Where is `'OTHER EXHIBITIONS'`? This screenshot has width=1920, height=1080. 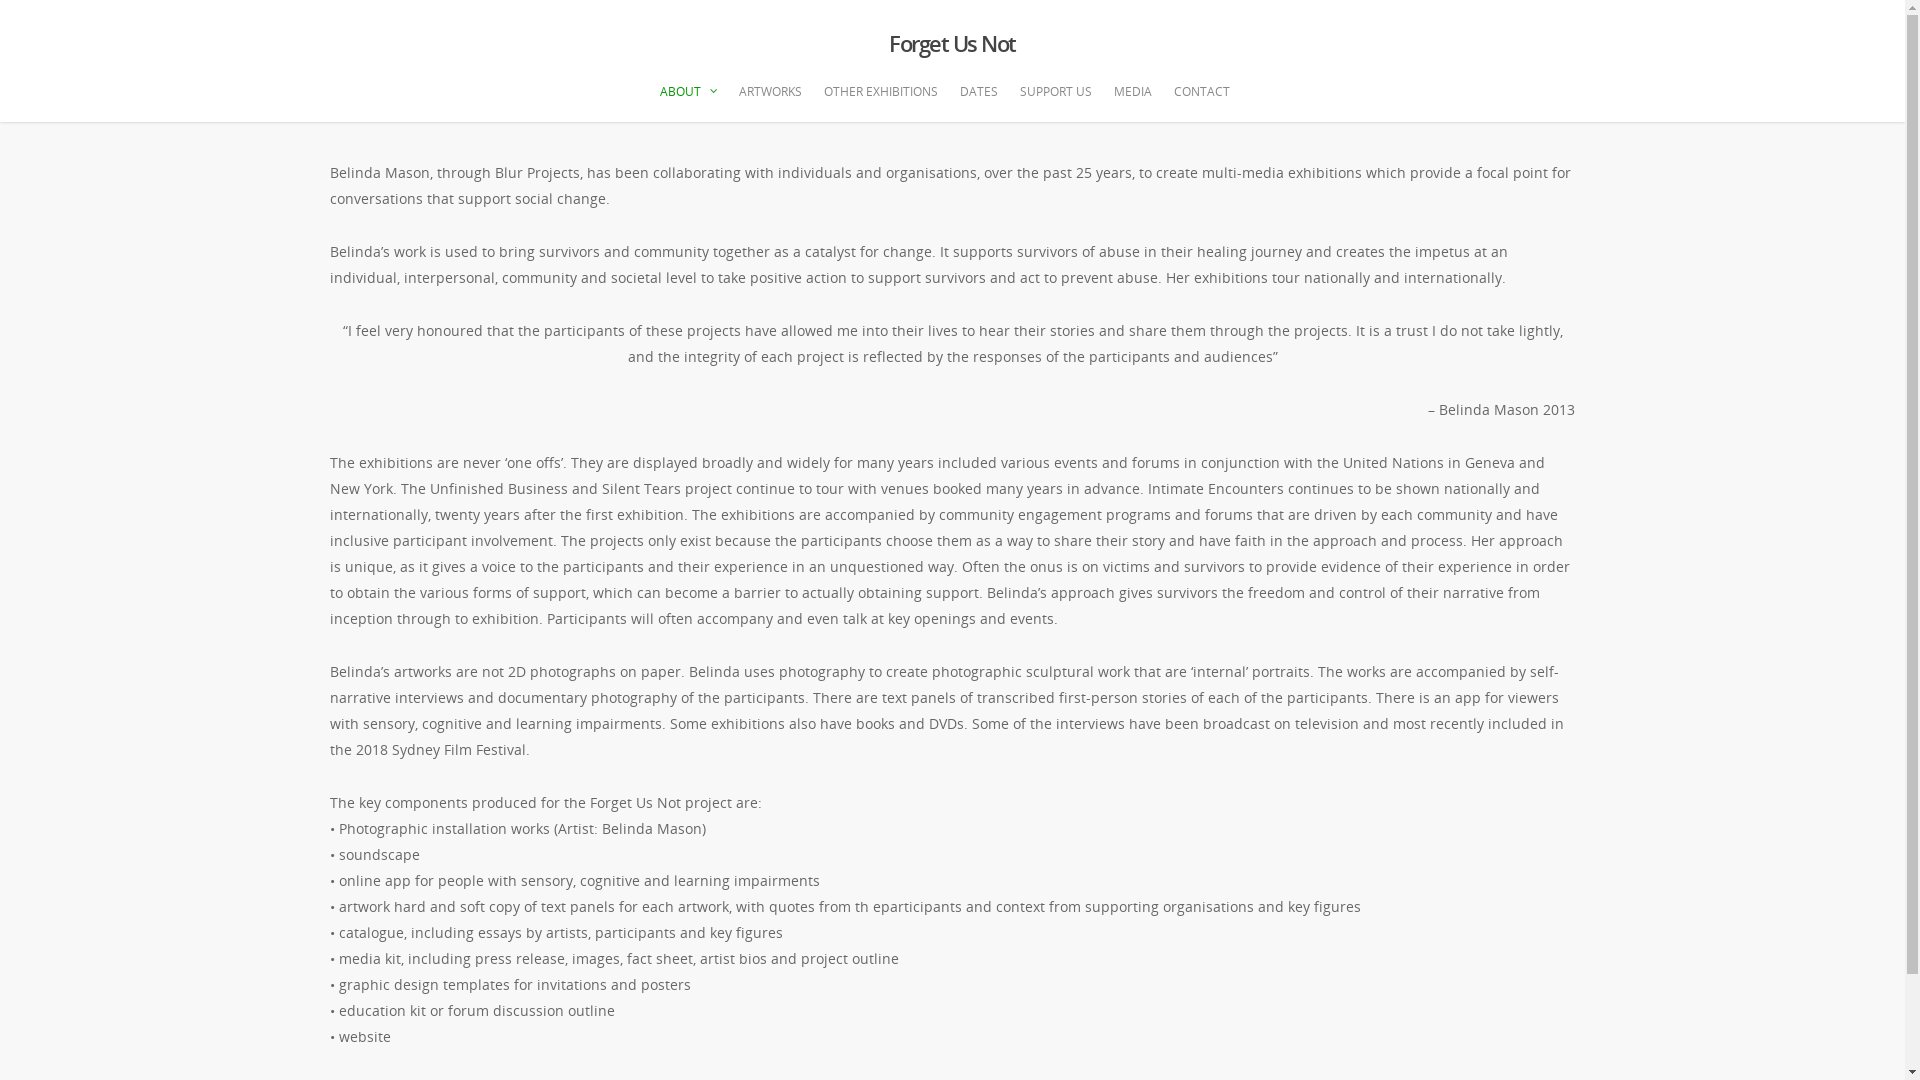 'OTHER EXHIBITIONS' is located at coordinates (880, 101).